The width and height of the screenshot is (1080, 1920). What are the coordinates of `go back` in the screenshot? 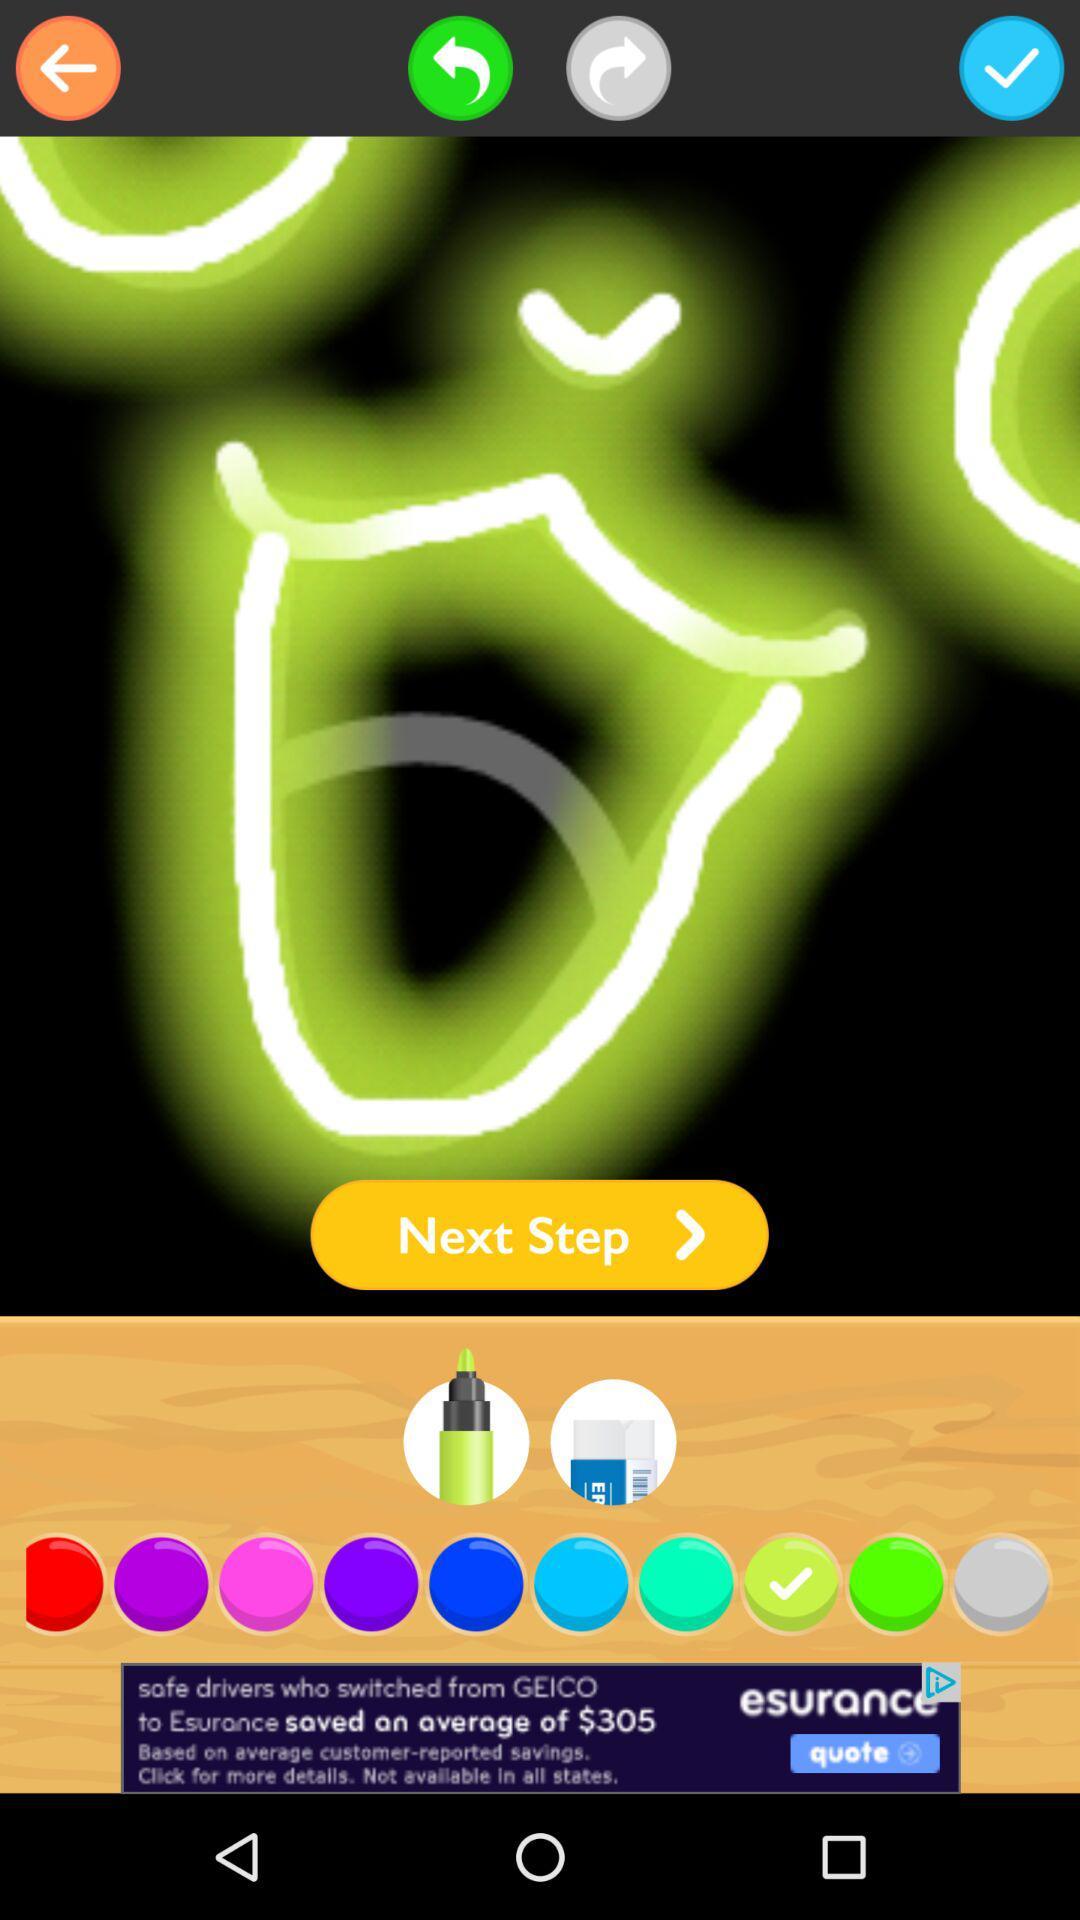 It's located at (67, 68).